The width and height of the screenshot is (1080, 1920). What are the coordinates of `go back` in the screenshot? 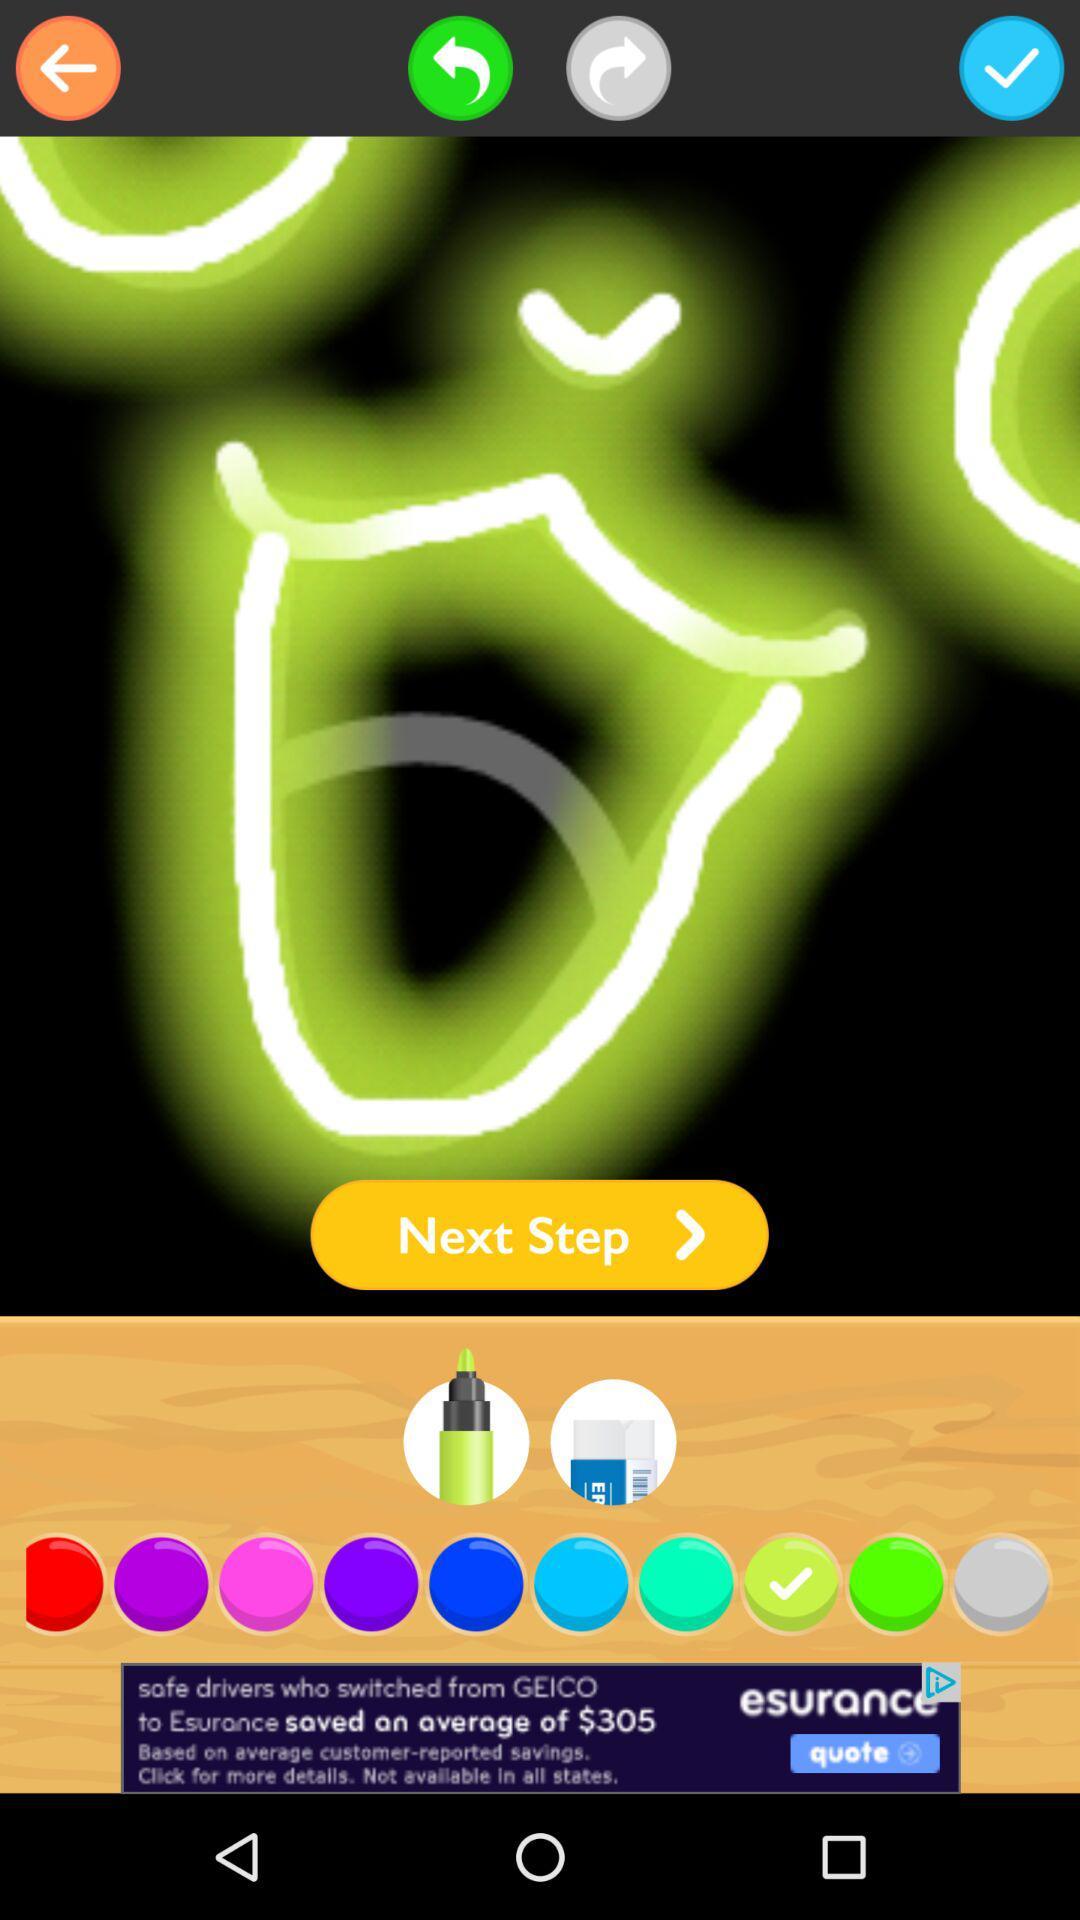 It's located at (67, 68).